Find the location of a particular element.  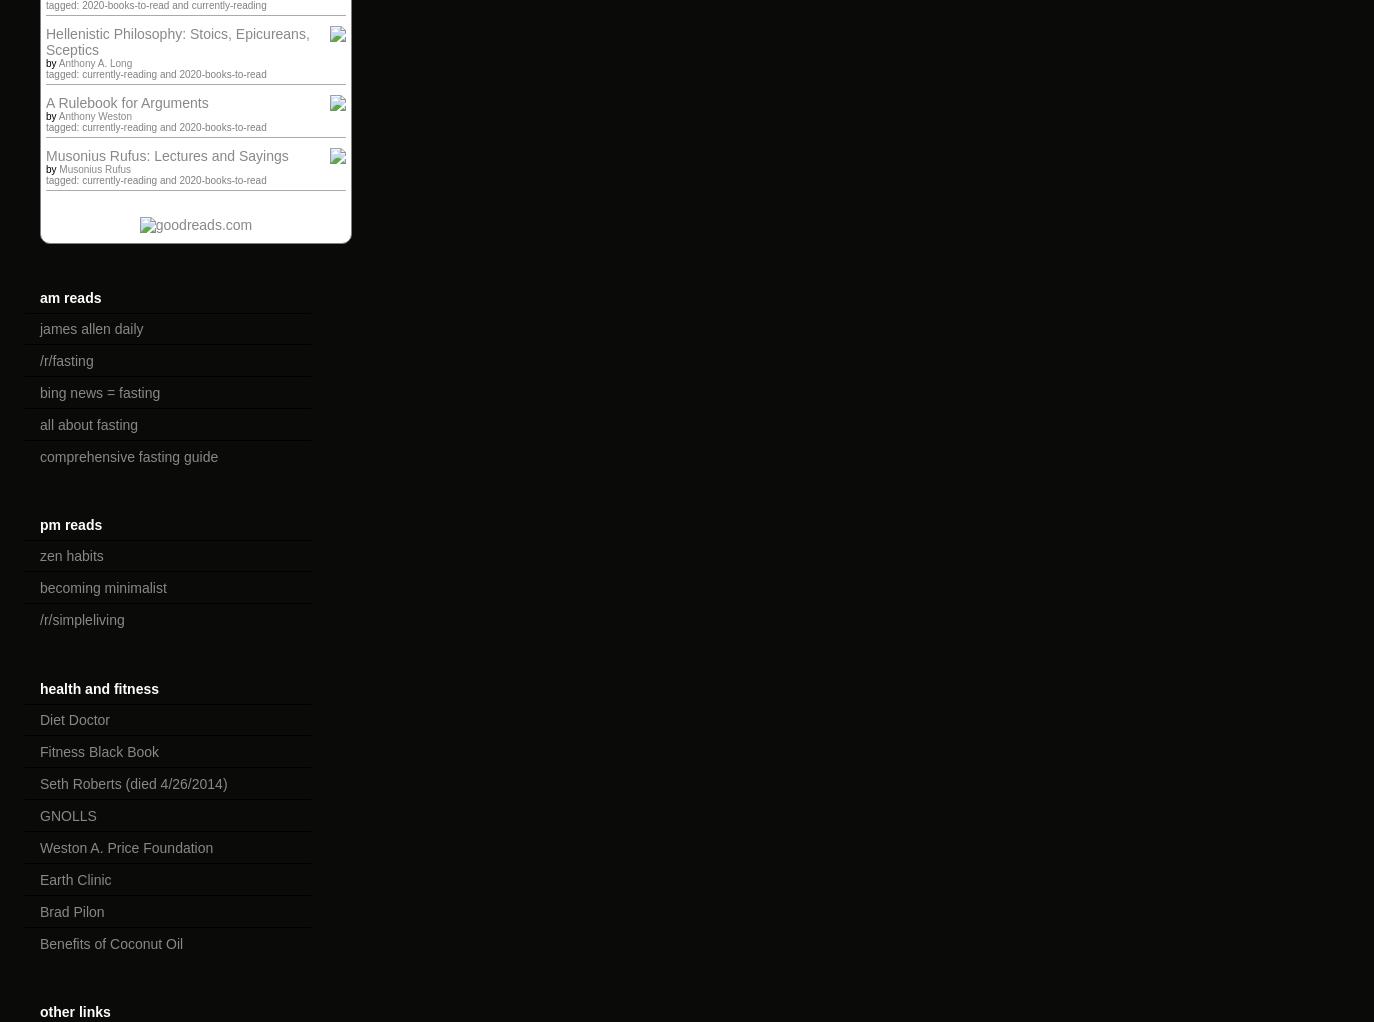

'Earth Clinic' is located at coordinates (74, 878).